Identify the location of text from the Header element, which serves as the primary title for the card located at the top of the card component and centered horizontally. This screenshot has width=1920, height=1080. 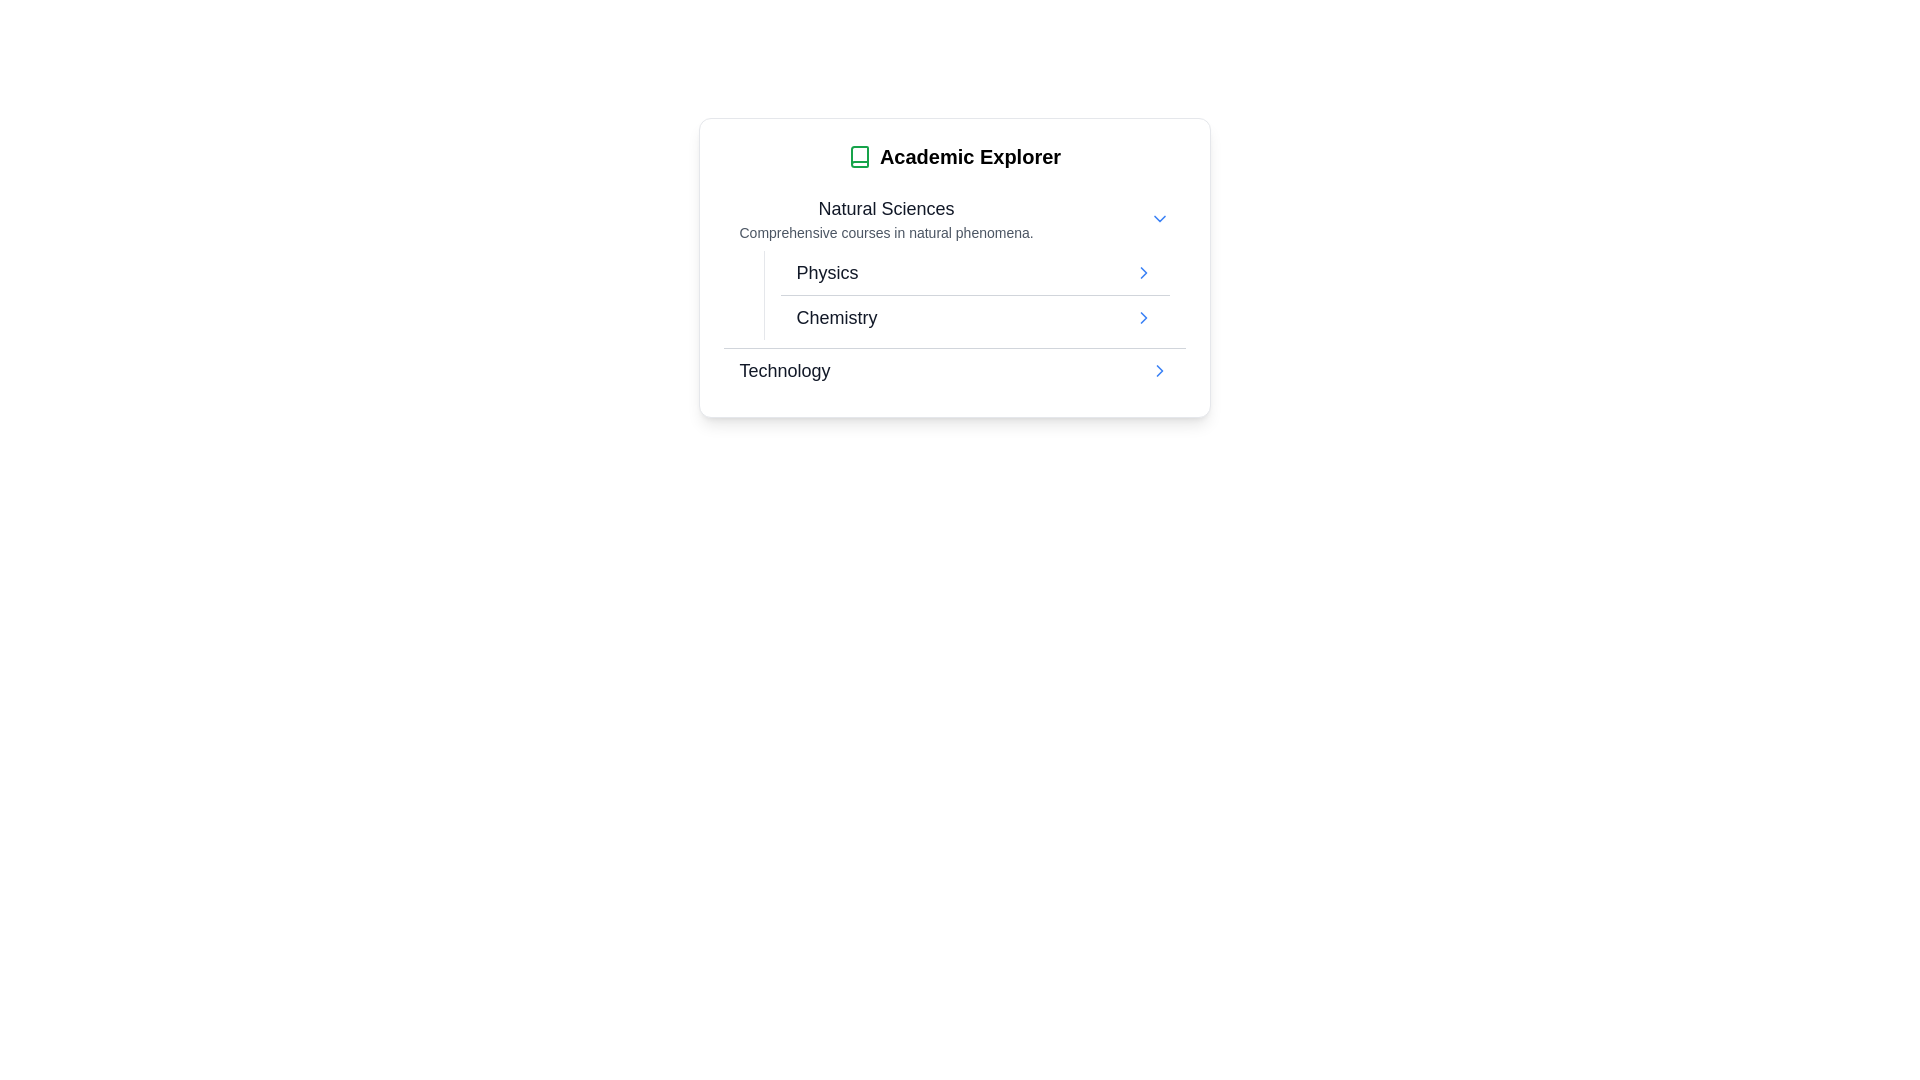
(953, 156).